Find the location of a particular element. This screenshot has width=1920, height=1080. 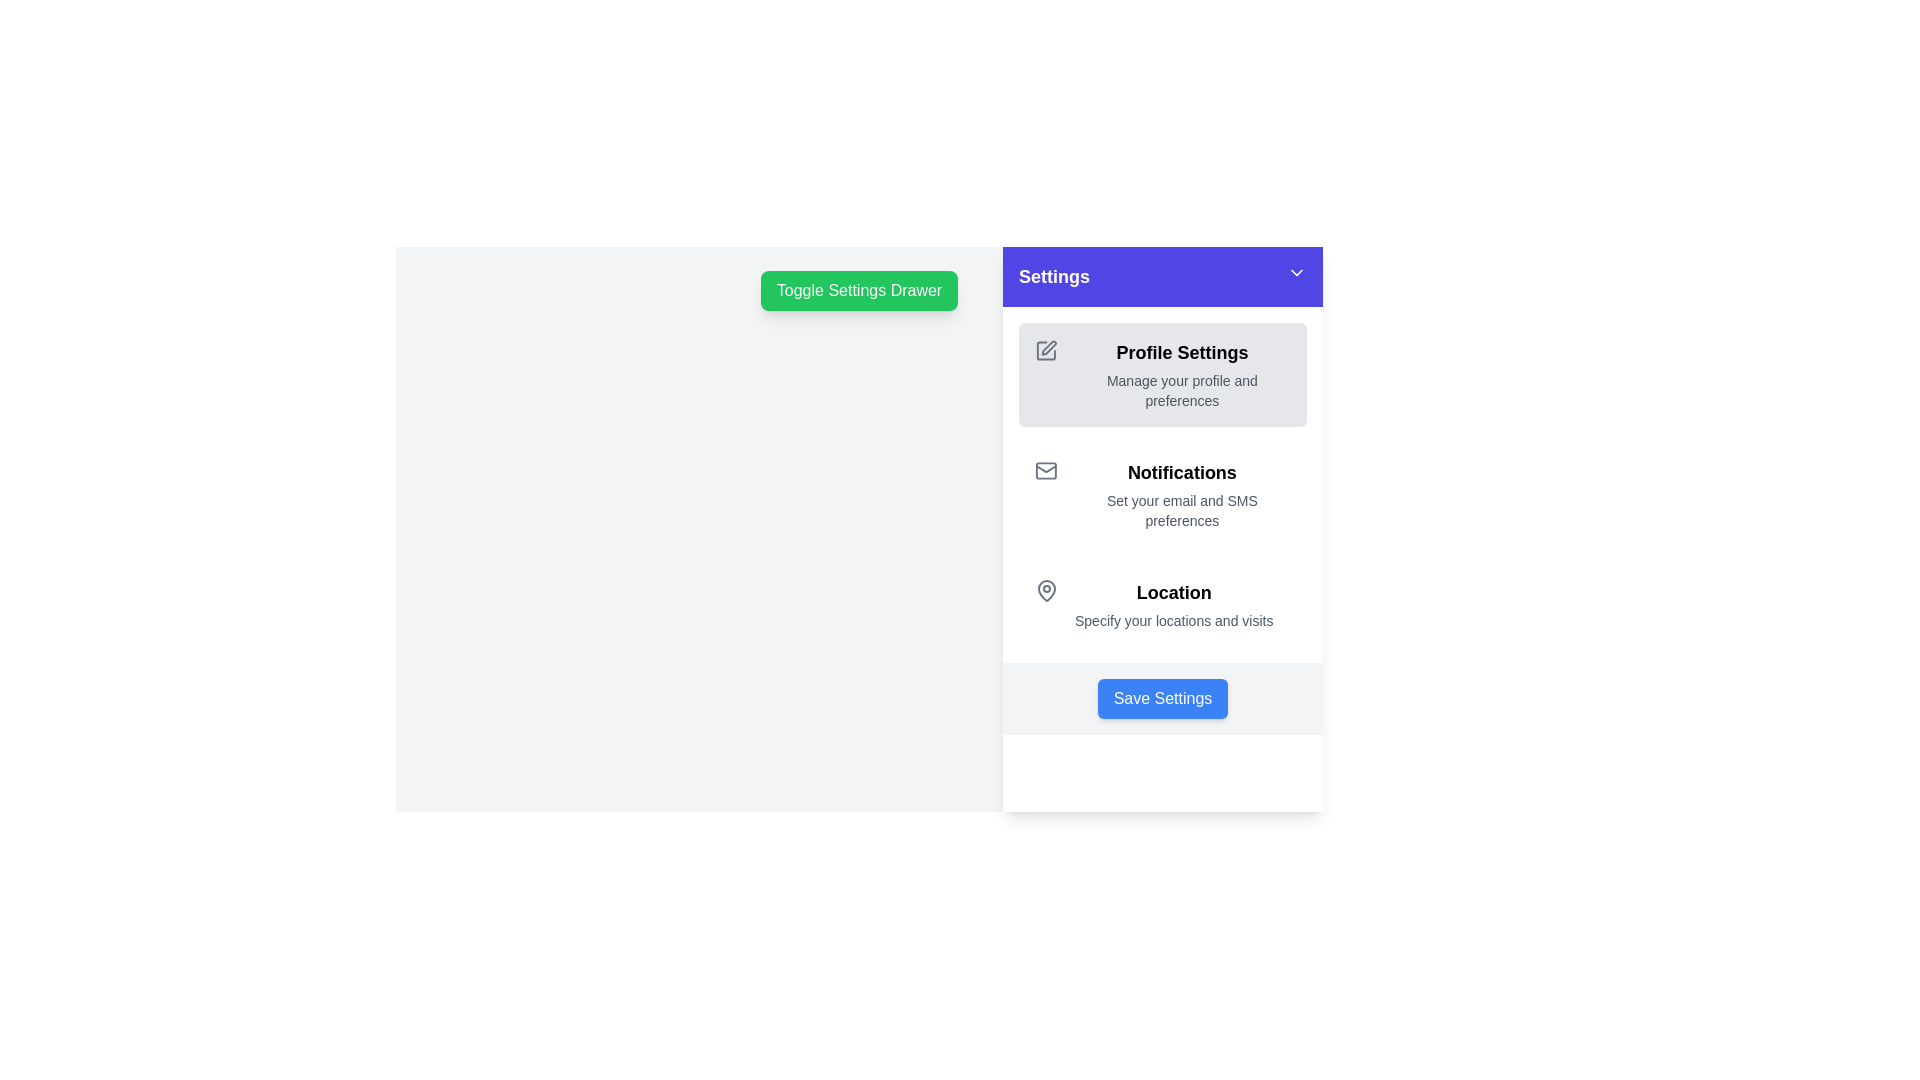

the map pin icon, which is the leading icon of the 'Location' section in the third row of settings options is located at coordinates (1045, 589).